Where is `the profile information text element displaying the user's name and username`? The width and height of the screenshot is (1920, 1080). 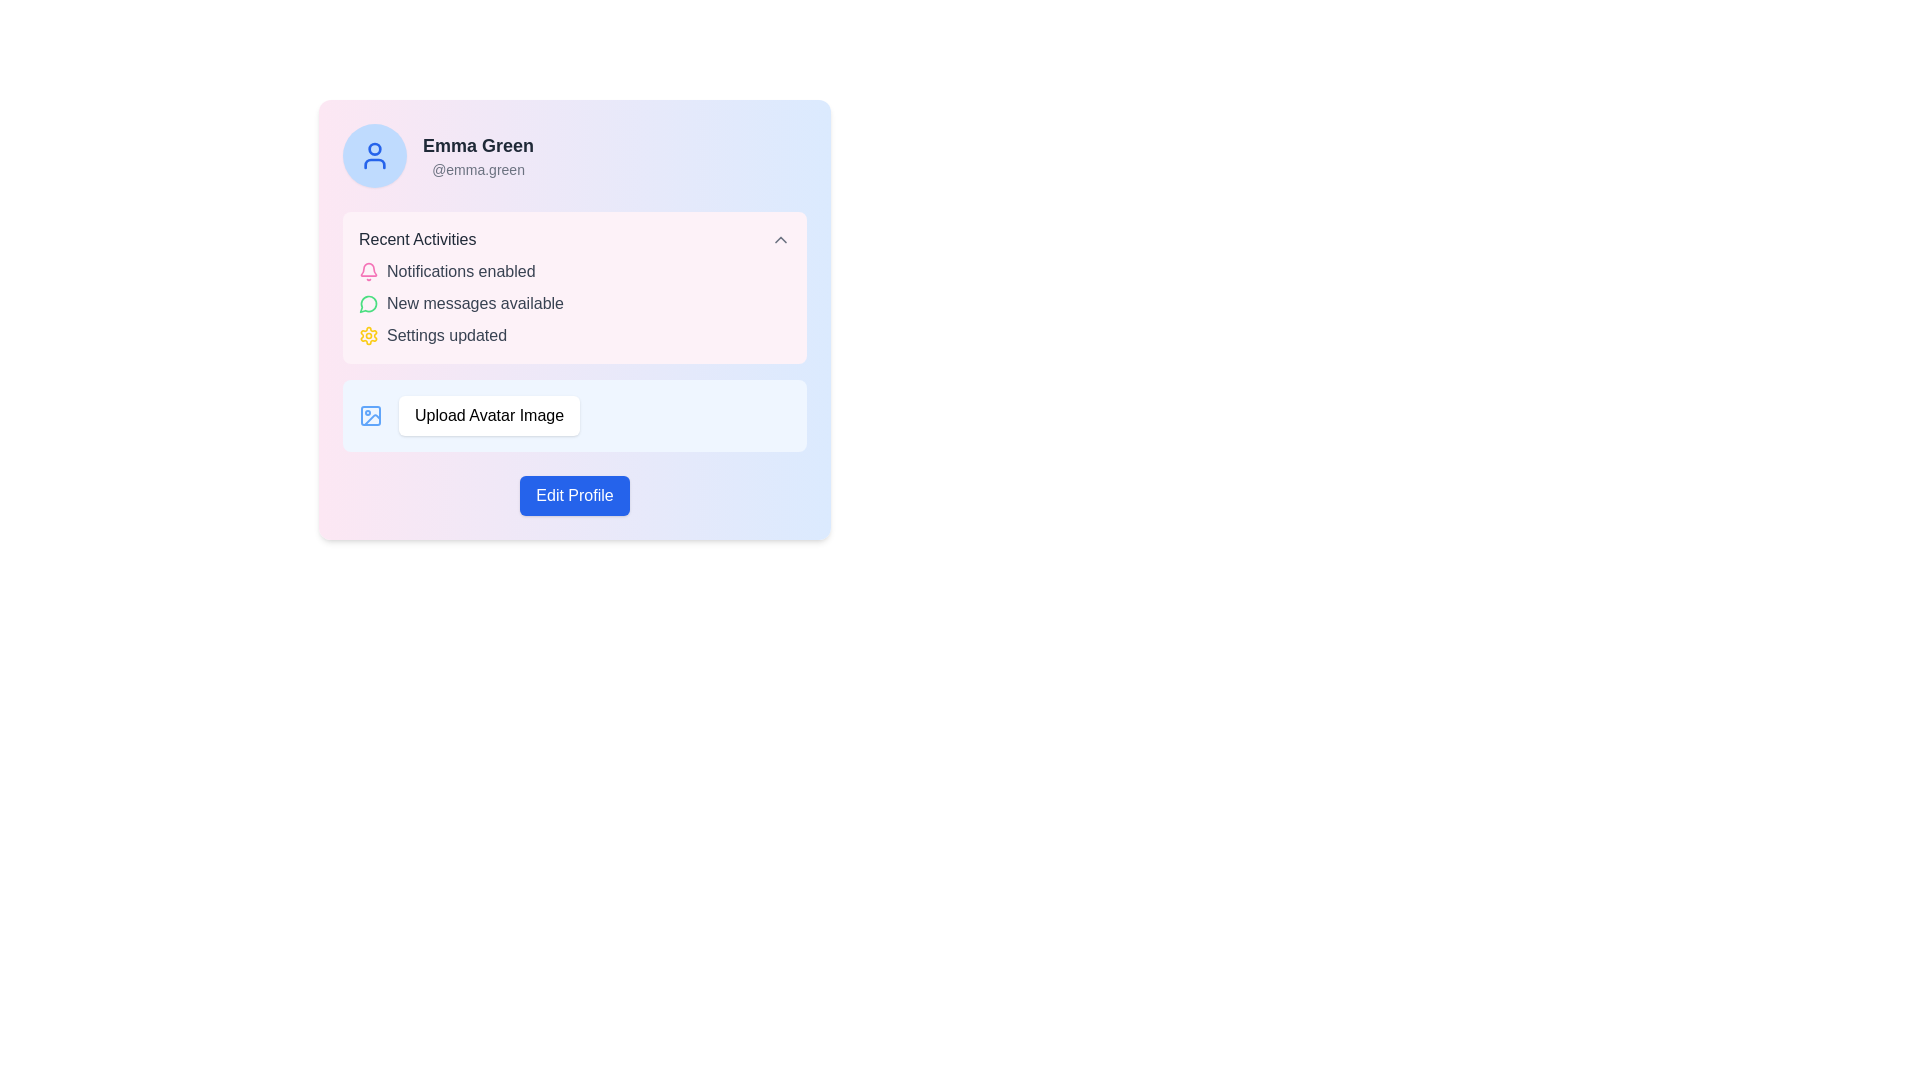
the profile information text element displaying the user's name and username is located at coordinates (477, 154).